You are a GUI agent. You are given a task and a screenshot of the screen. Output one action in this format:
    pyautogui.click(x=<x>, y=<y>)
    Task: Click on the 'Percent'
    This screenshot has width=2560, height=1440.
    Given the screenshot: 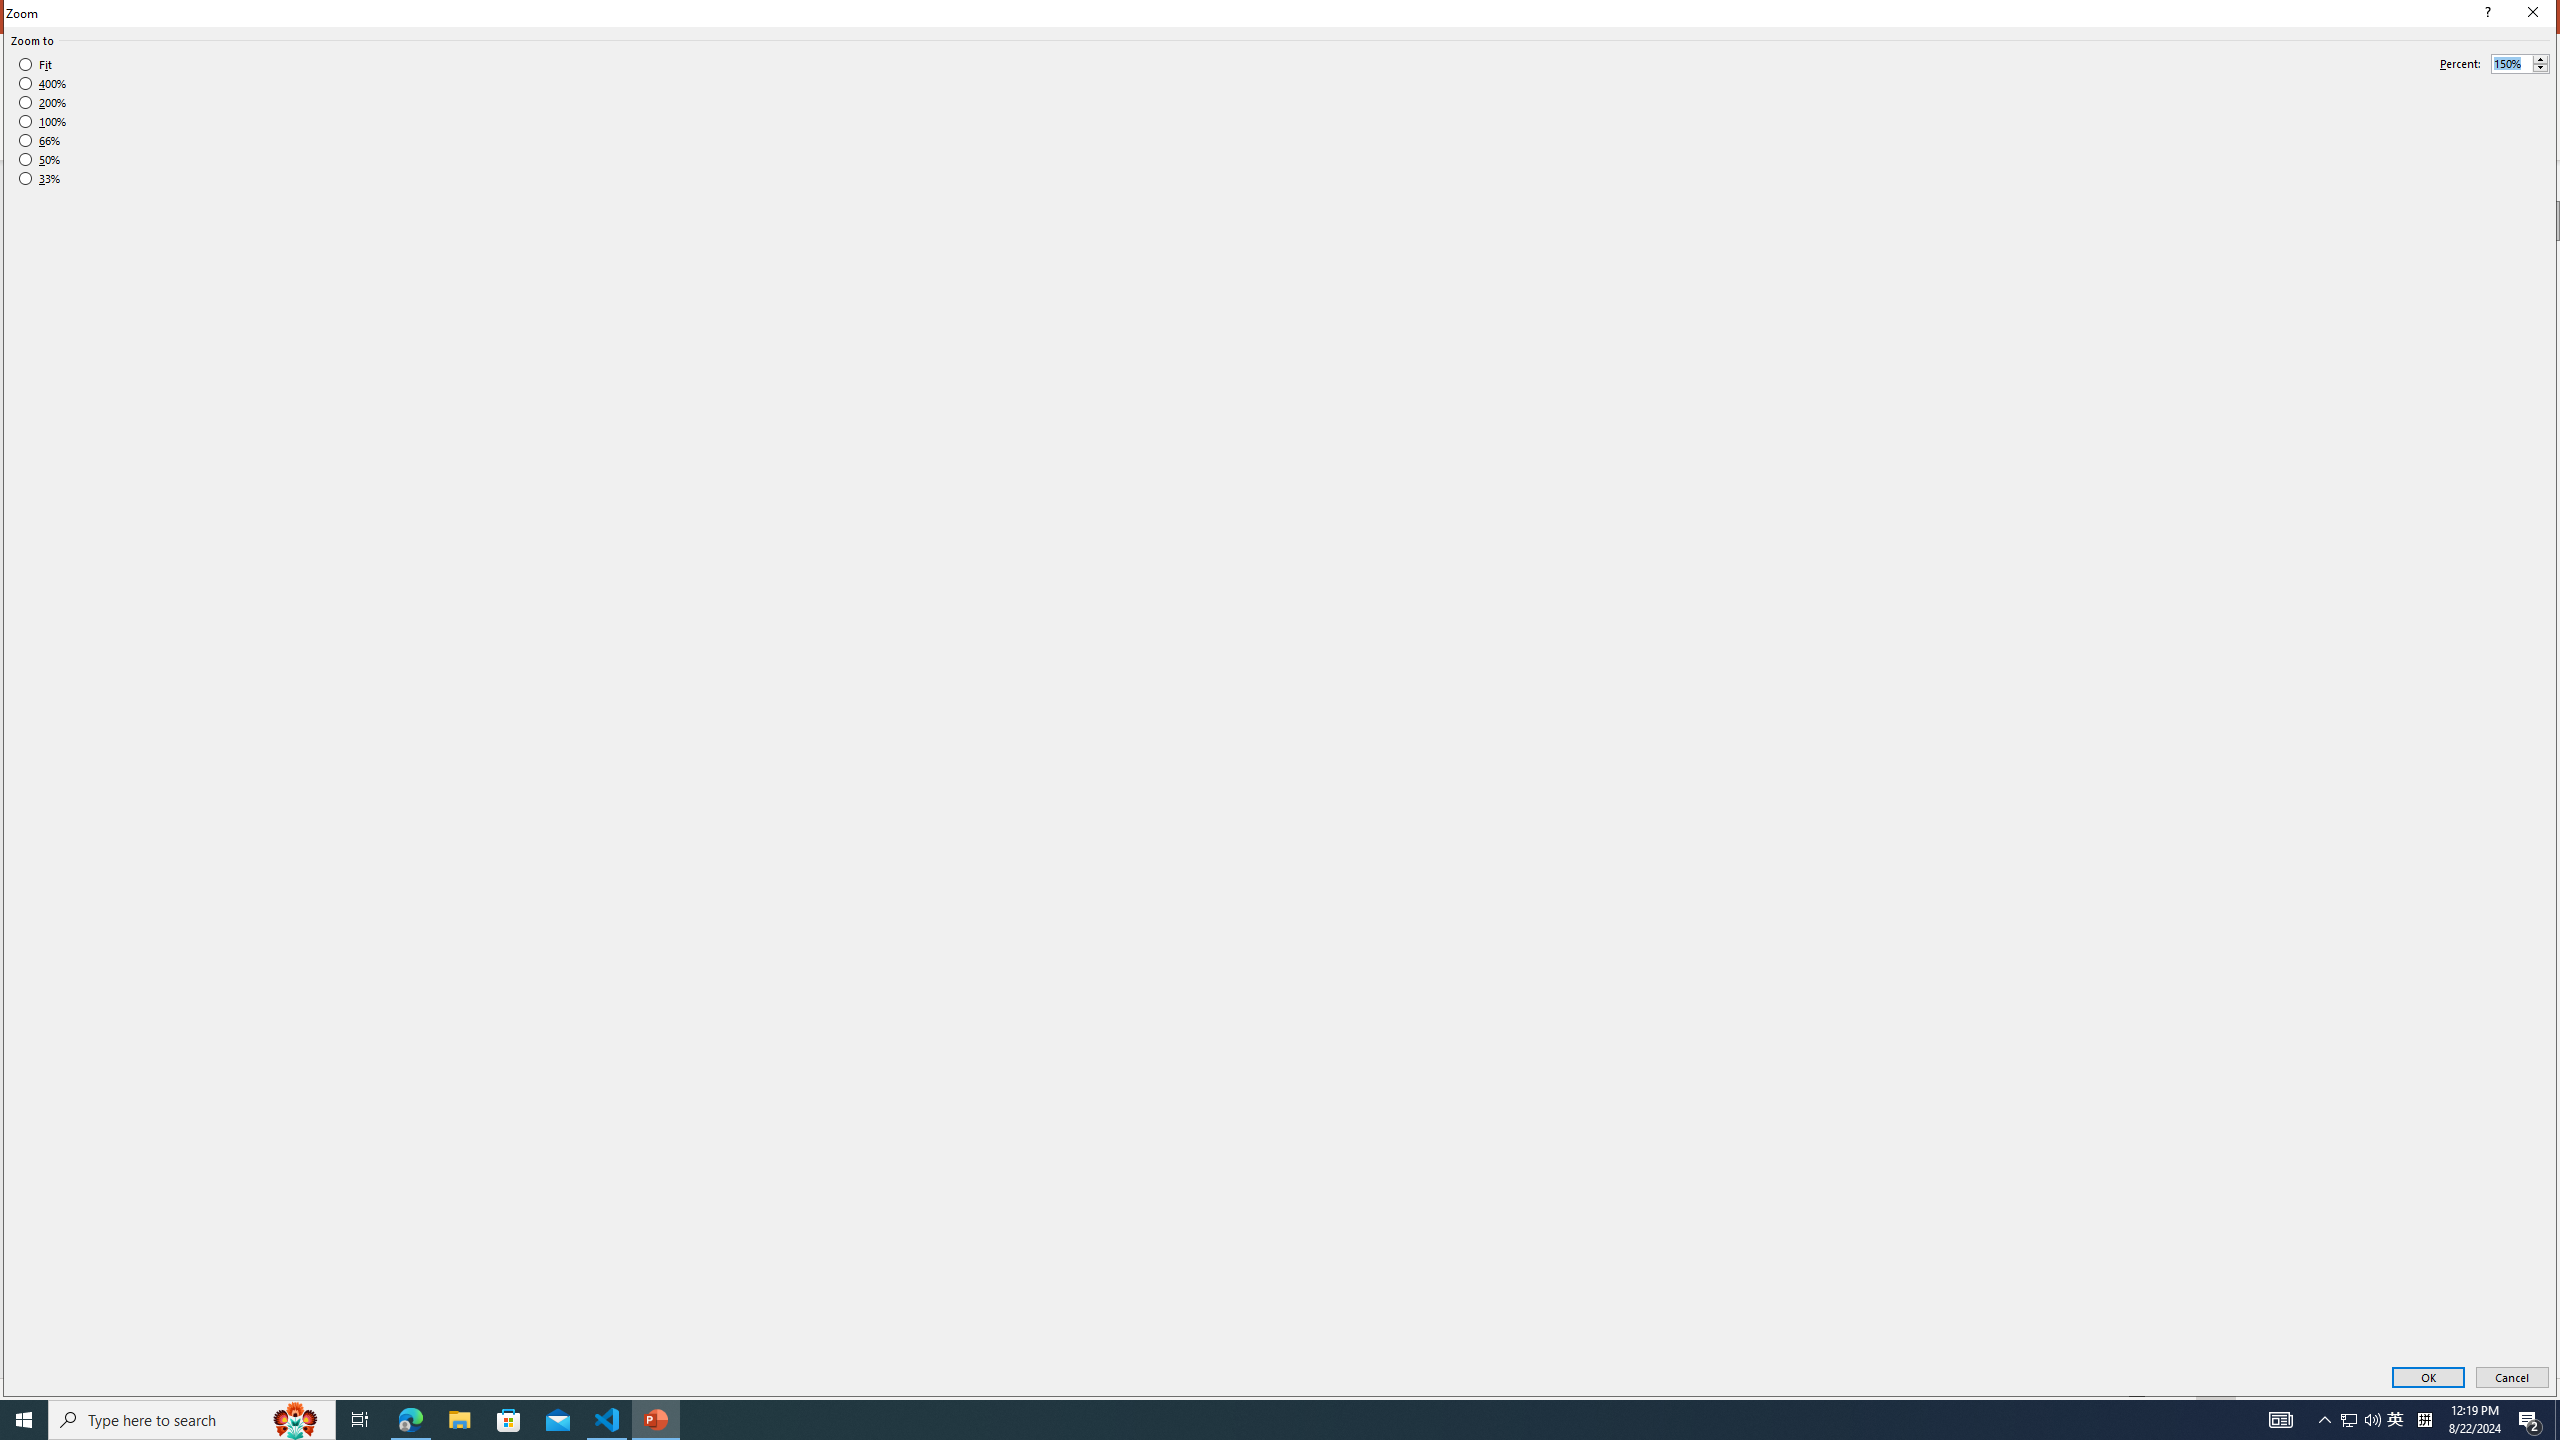 What is the action you would take?
    pyautogui.click(x=2519, y=64)
    